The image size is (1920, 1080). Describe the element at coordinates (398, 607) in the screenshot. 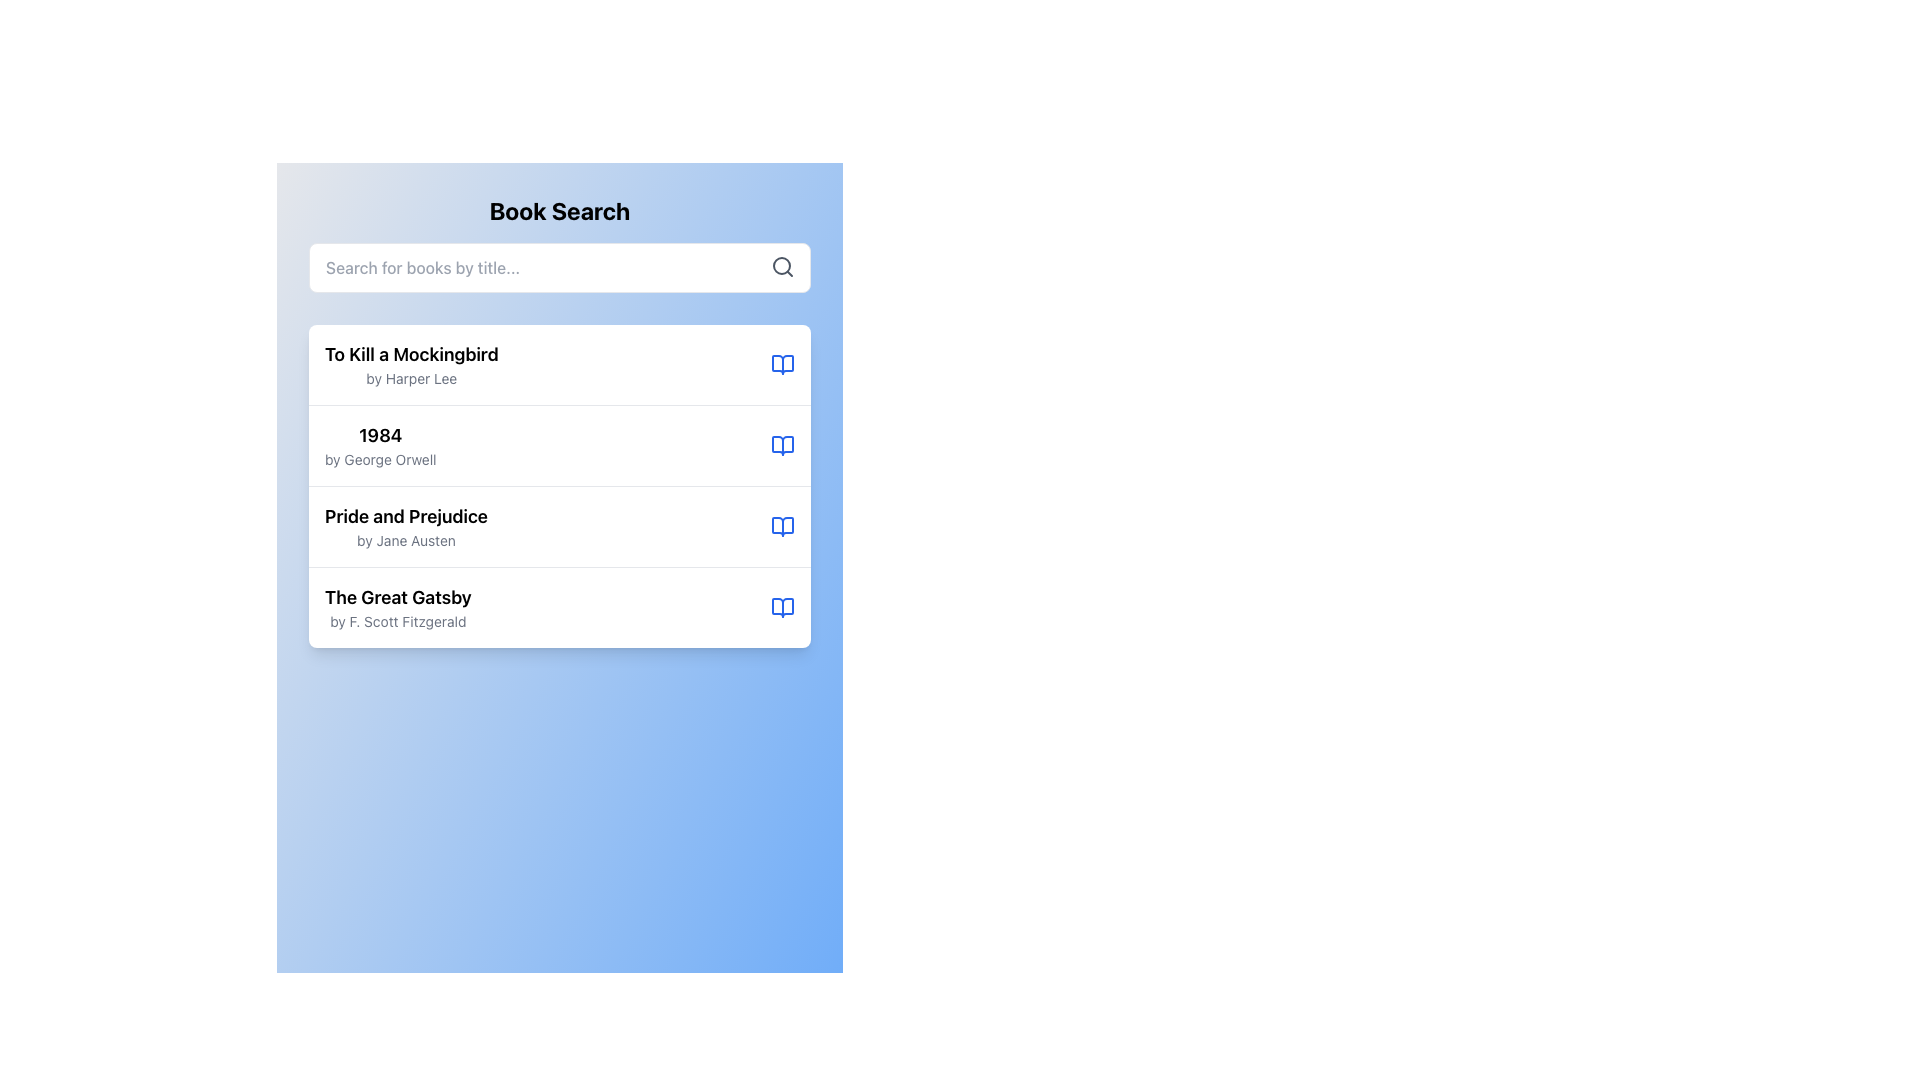

I see `the text block displaying the title 'The Great Gatsby' and subtitle 'by F. Scott Fitzgerald'` at that location.